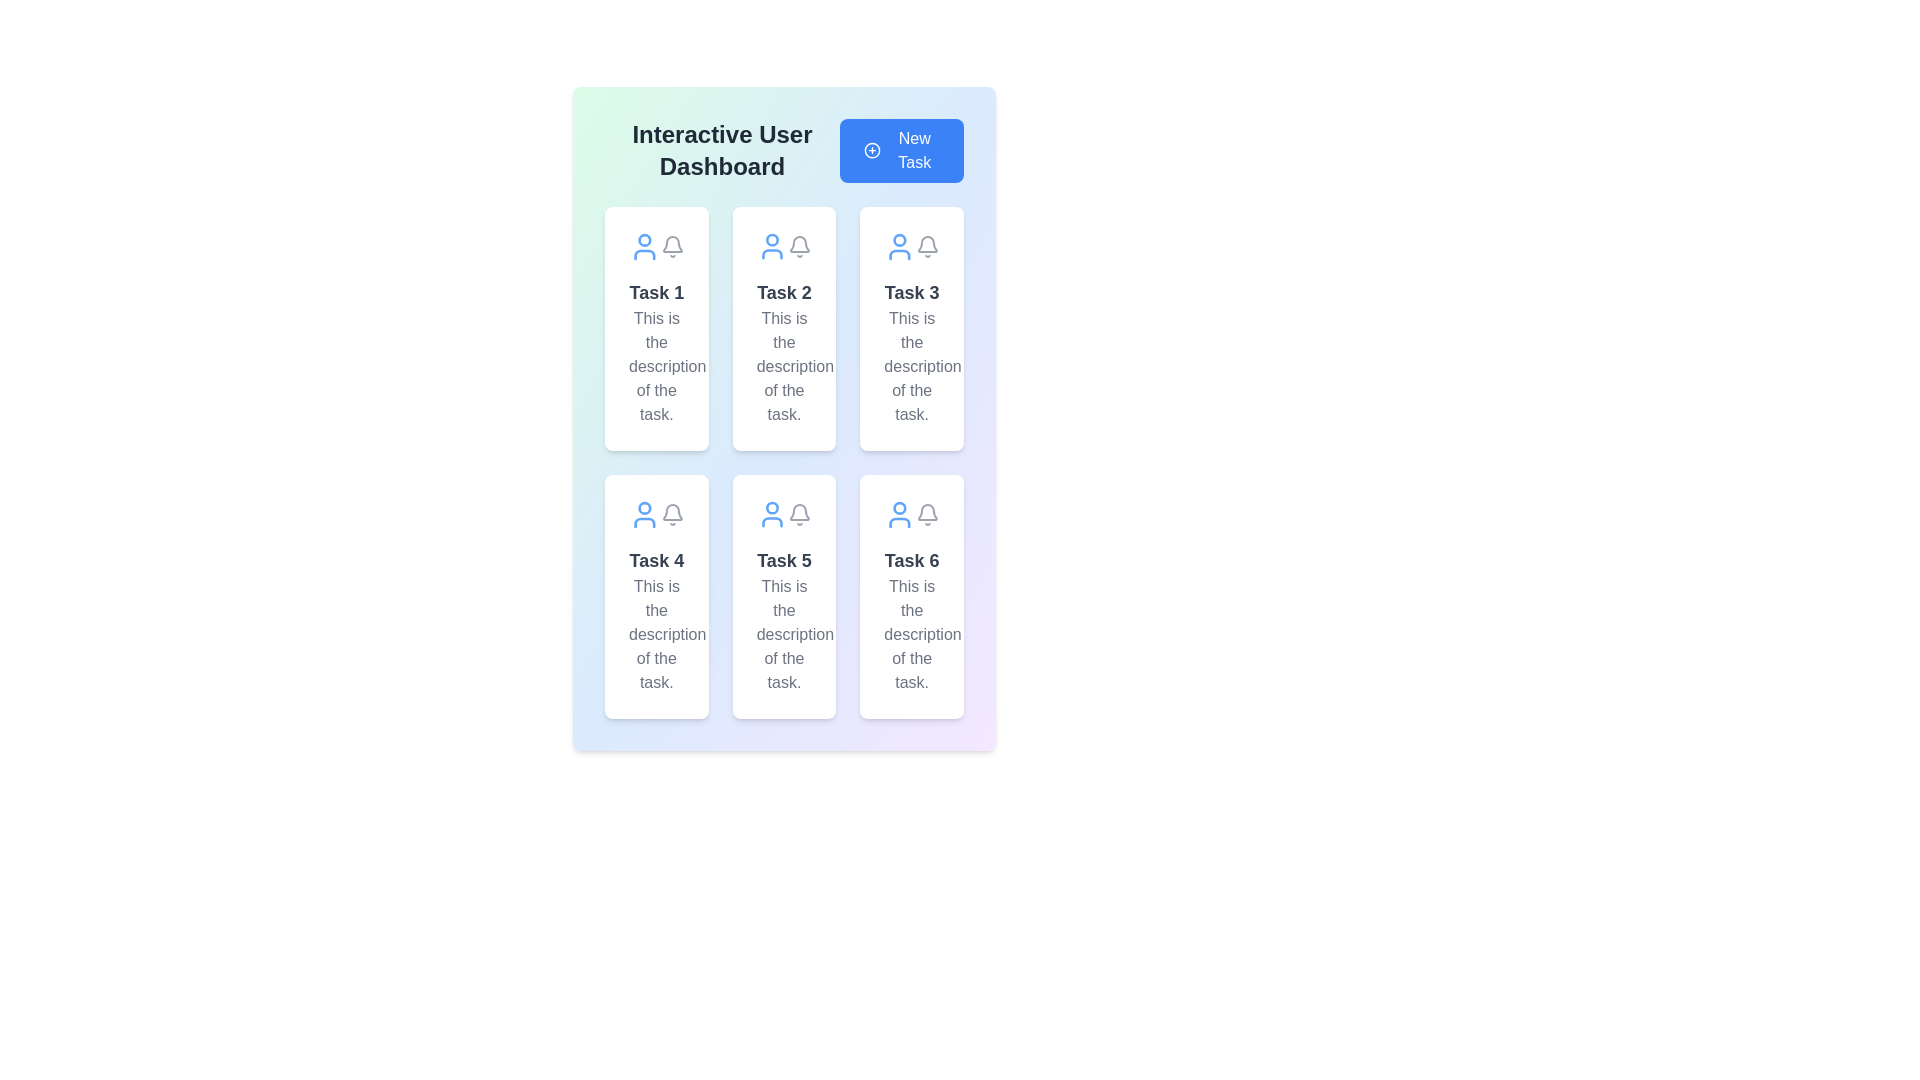  What do you see at coordinates (783, 635) in the screenshot?
I see `text block containing the description 'This is the description of the task.' located in the card labeled 'Task 5', positioned in the middle column of the grid layout in the second row` at bounding box center [783, 635].